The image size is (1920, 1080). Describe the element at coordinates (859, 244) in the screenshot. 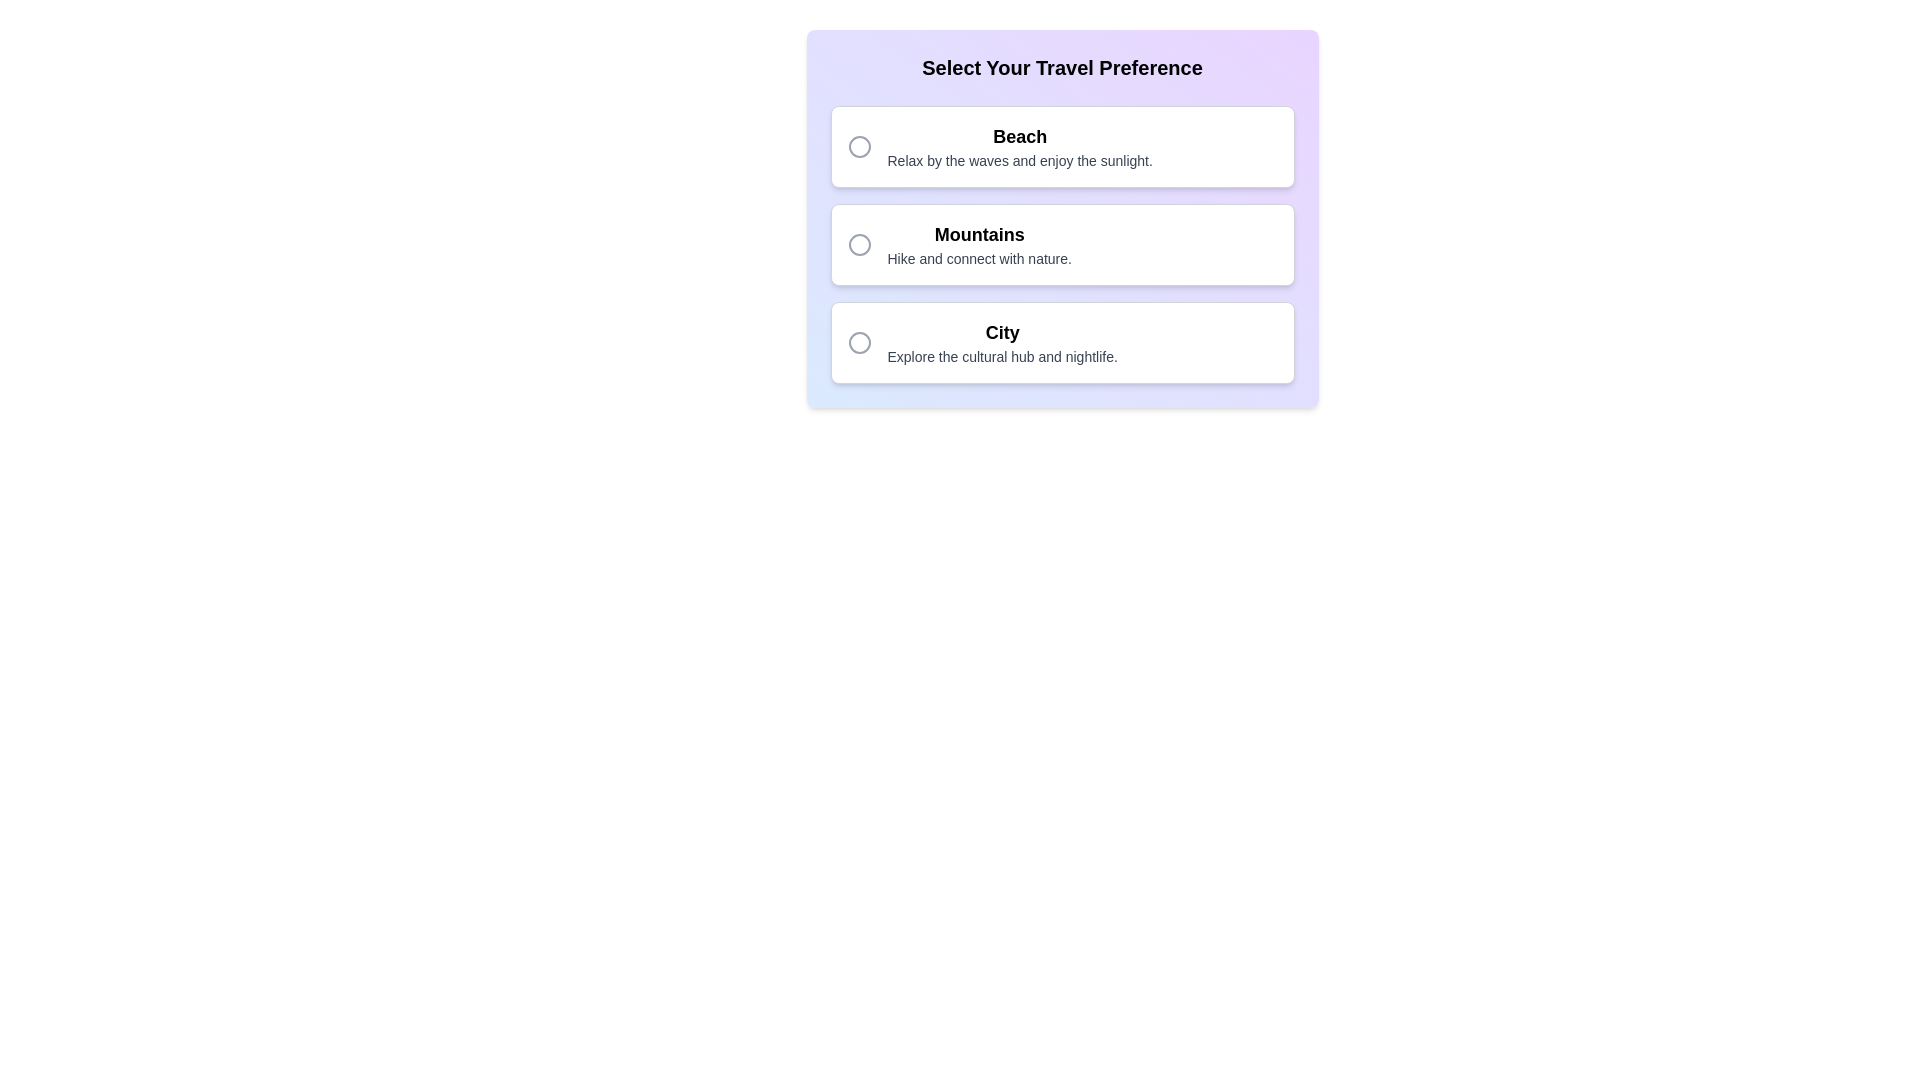

I see `the circular gray icon located to the left of the 'Mountains' text within the card titled 'Mountains'` at that location.